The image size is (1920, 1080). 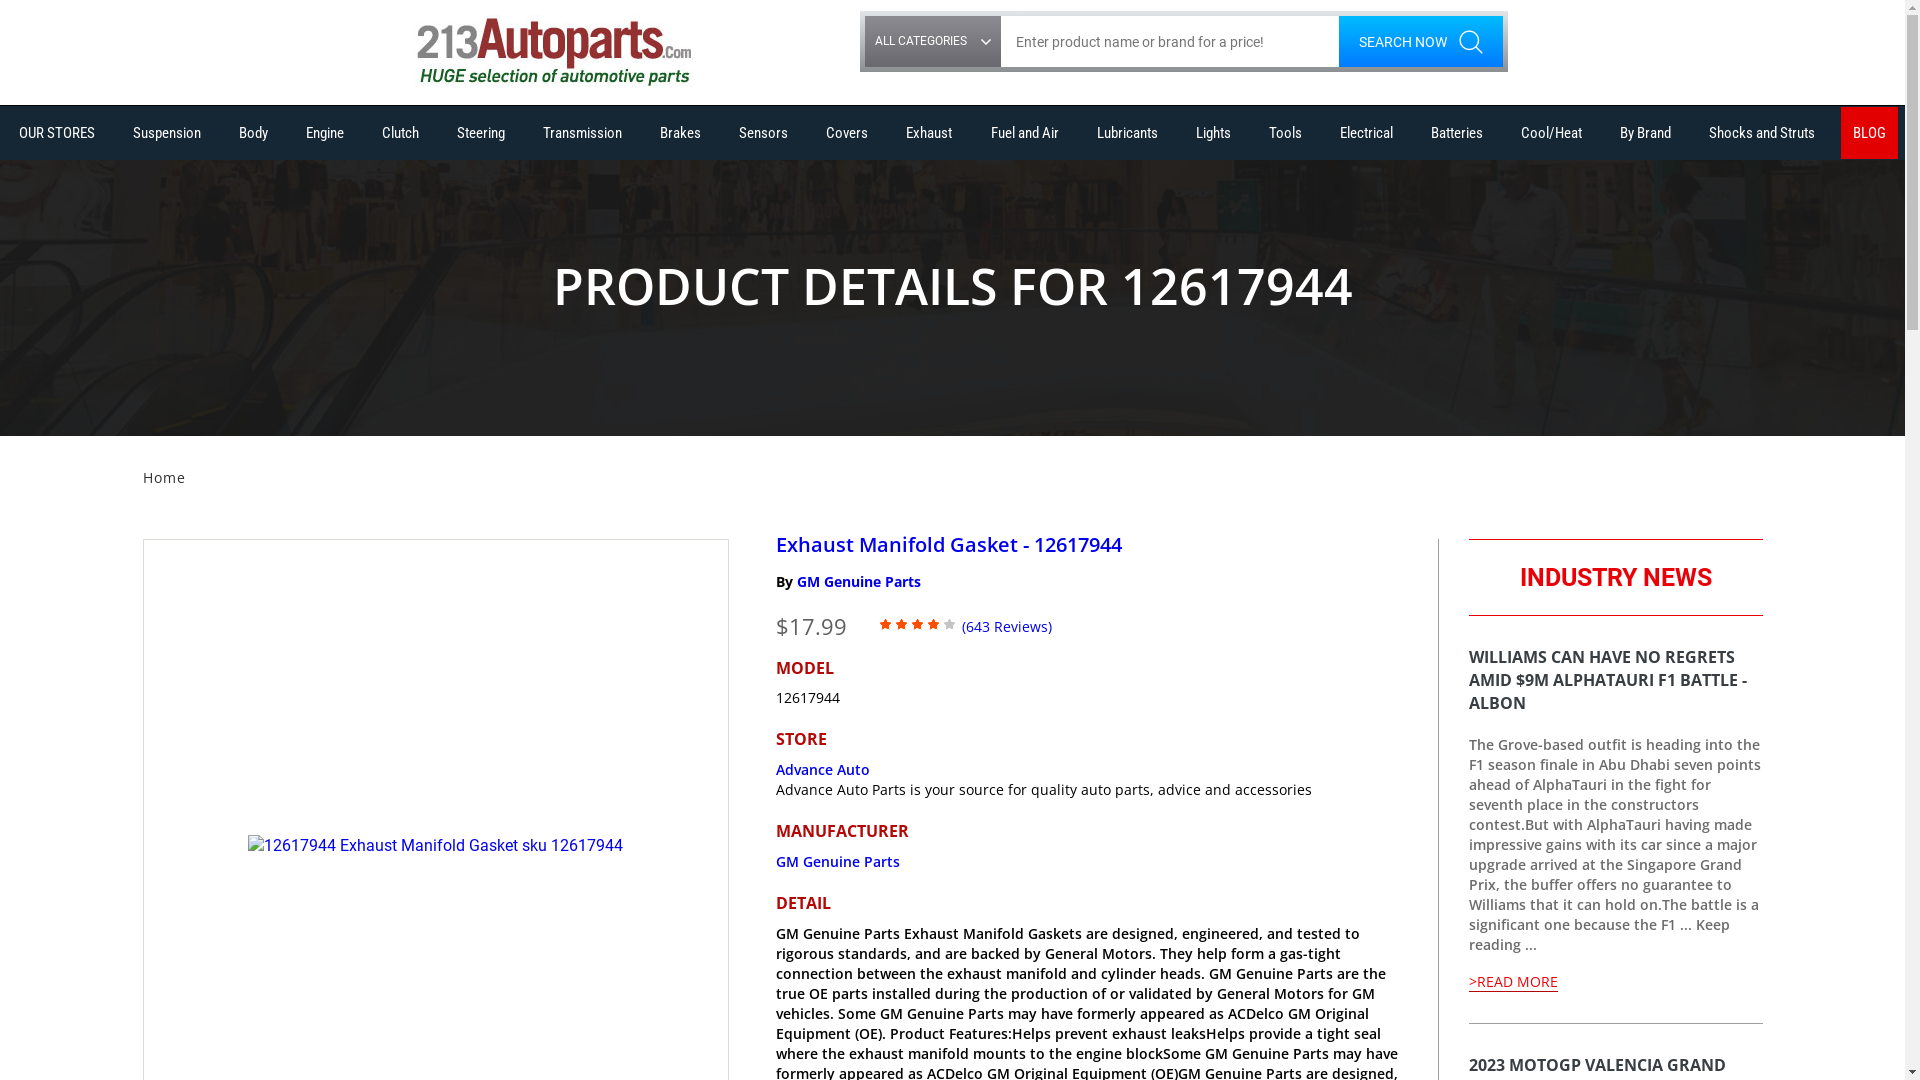 What do you see at coordinates (1457, 132) in the screenshot?
I see `'Batteries'` at bounding box center [1457, 132].